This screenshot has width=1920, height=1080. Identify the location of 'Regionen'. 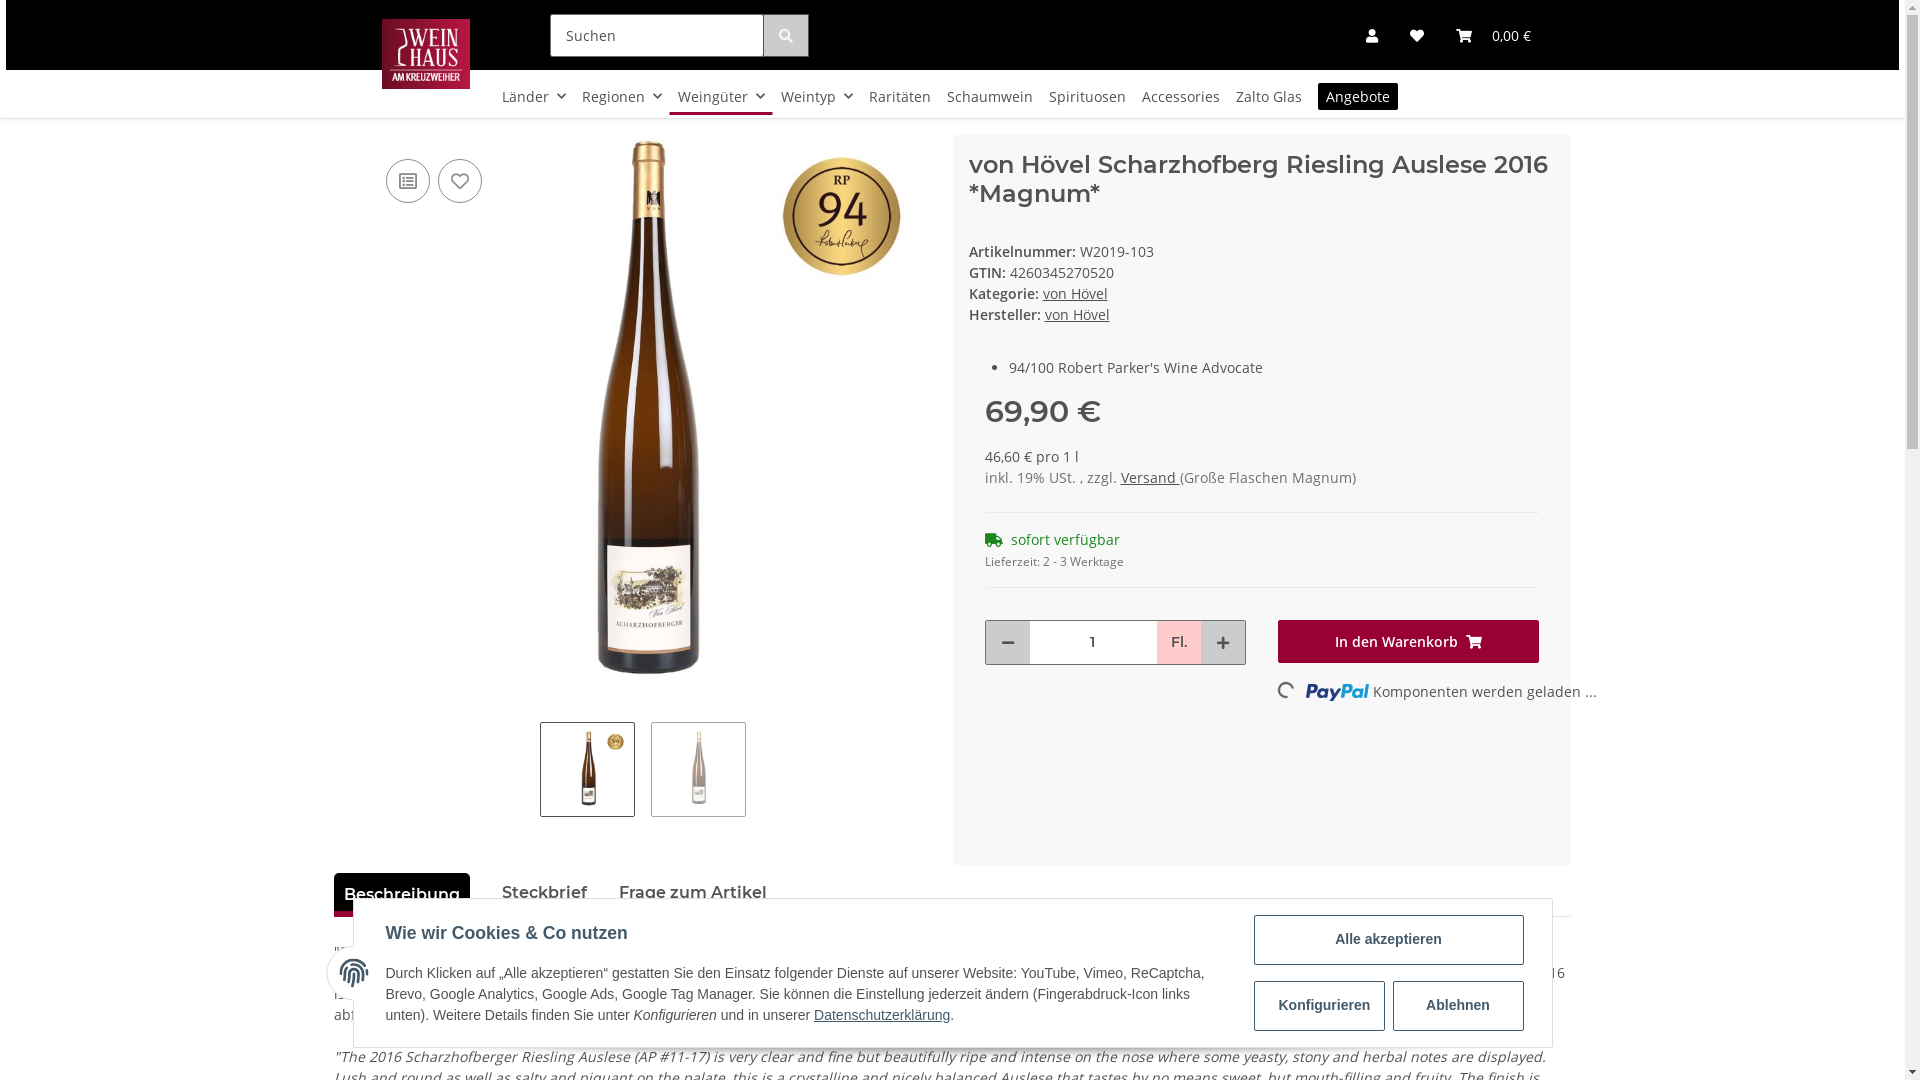
(621, 96).